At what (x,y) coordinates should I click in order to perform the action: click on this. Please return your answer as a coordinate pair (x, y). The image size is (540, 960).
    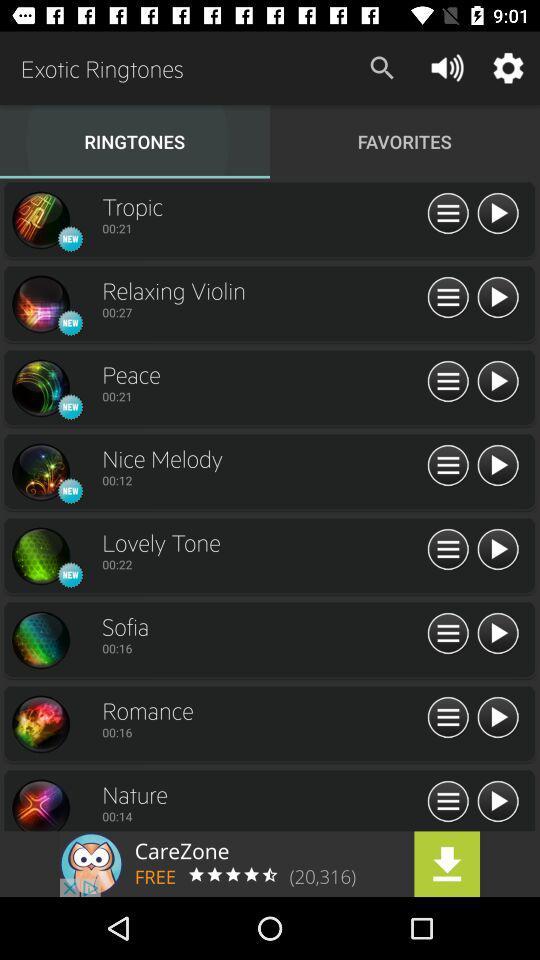
    Looking at the image, I should click on (496, 718).